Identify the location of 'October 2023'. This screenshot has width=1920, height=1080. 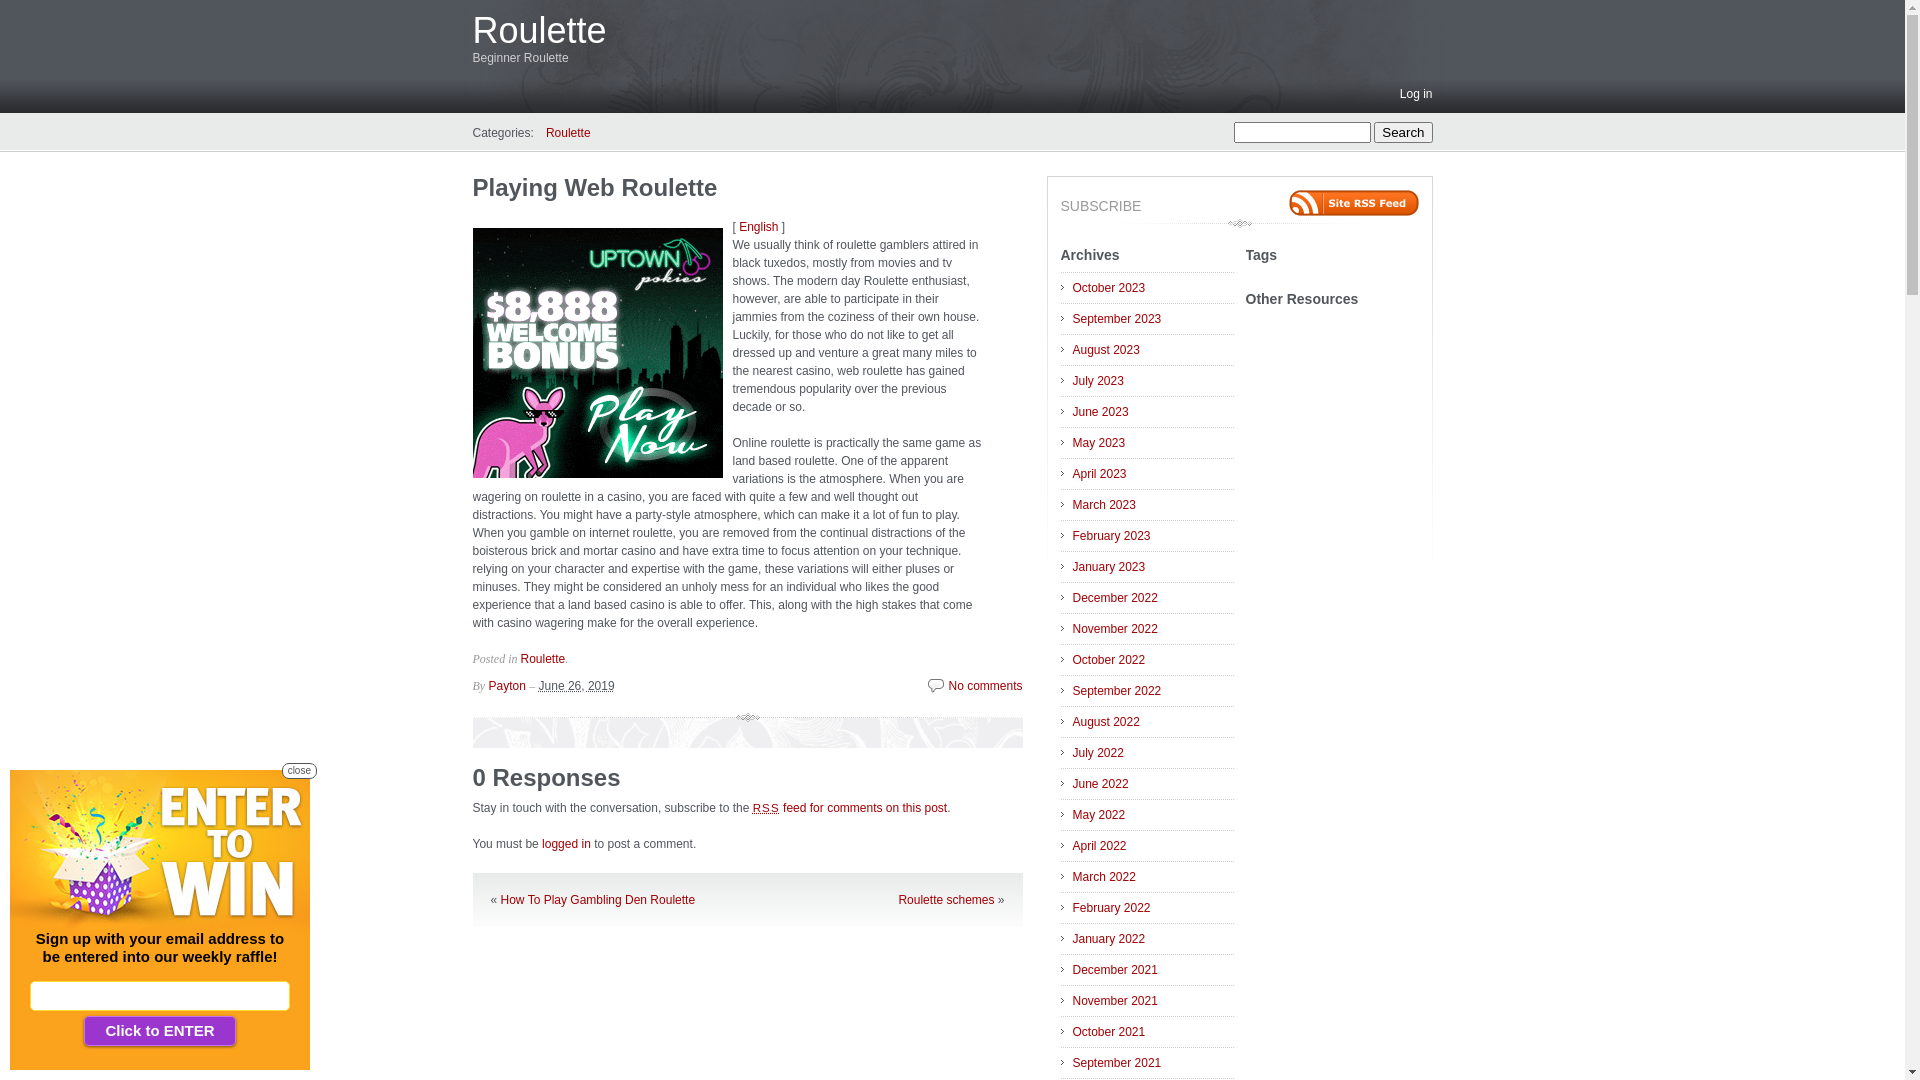
(1152, 288).